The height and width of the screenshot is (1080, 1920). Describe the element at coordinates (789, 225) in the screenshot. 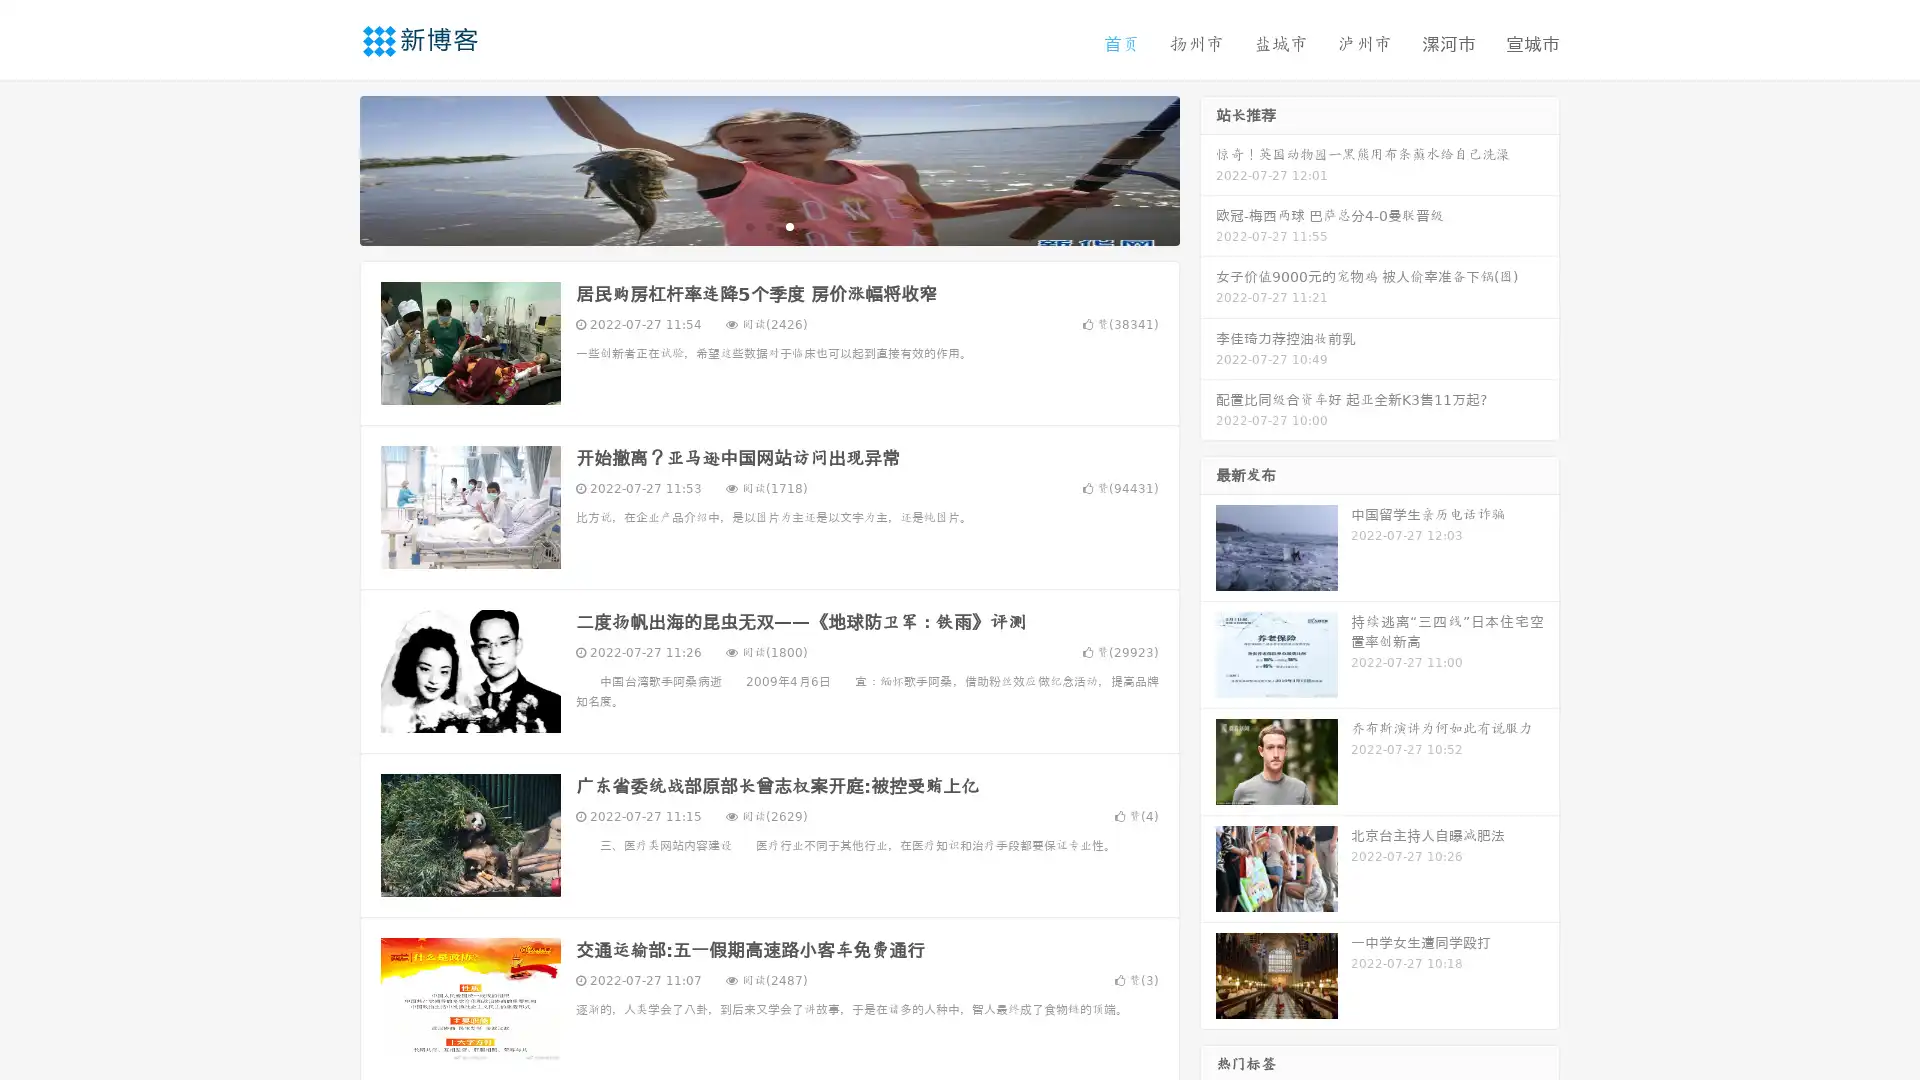

I see `Go to slide 3` at that location.